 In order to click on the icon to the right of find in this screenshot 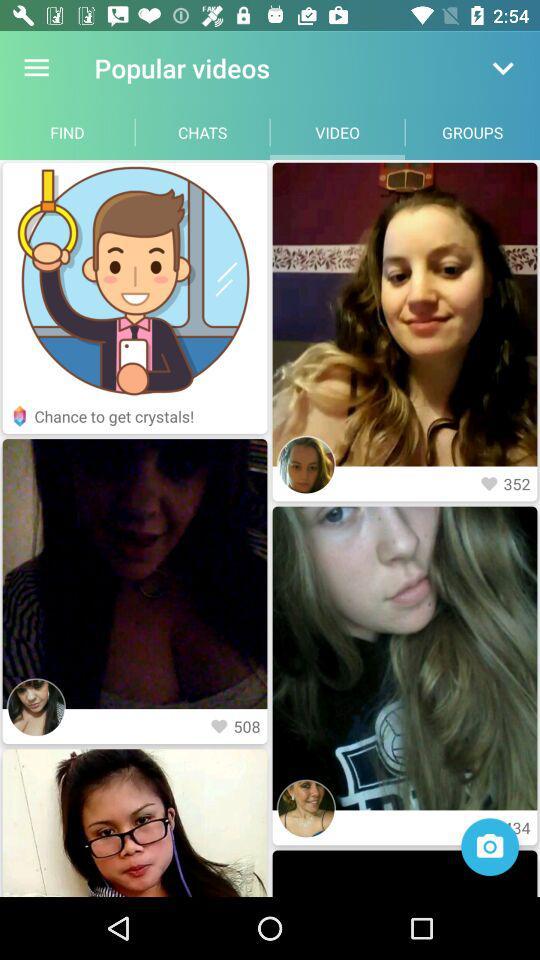, I will do `click(202, 131)`.